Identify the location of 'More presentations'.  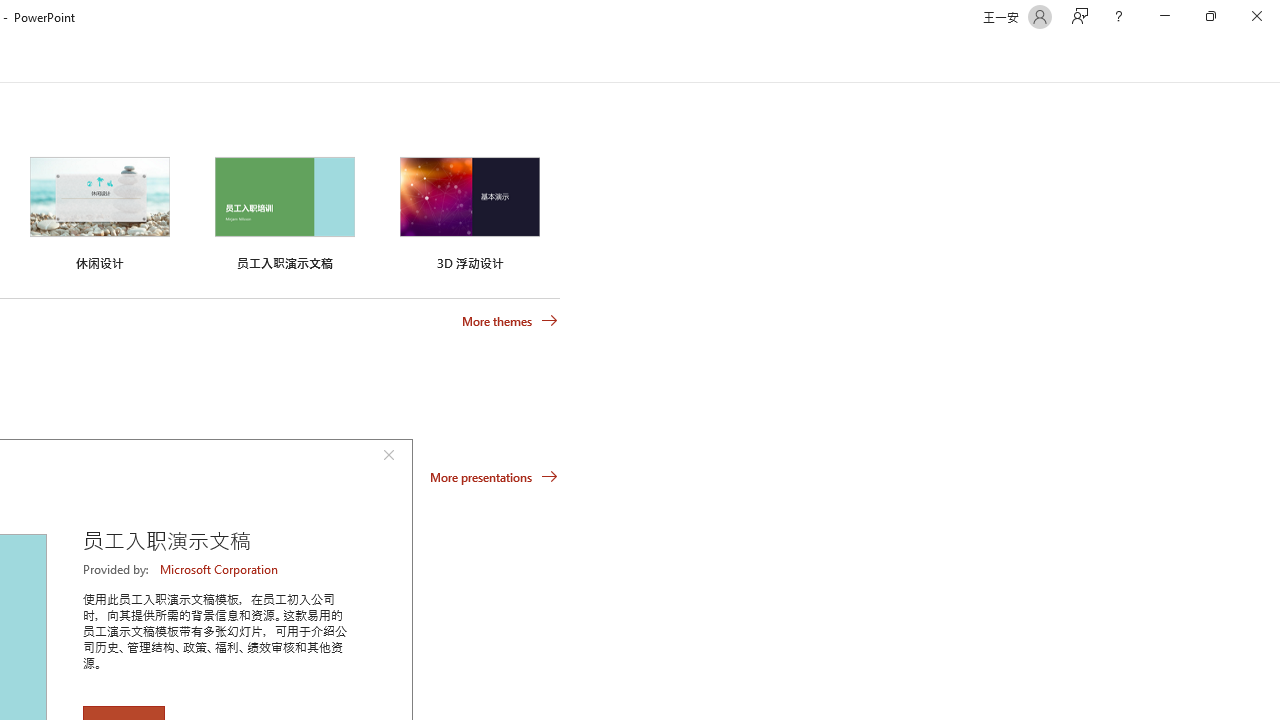
(494, 477).